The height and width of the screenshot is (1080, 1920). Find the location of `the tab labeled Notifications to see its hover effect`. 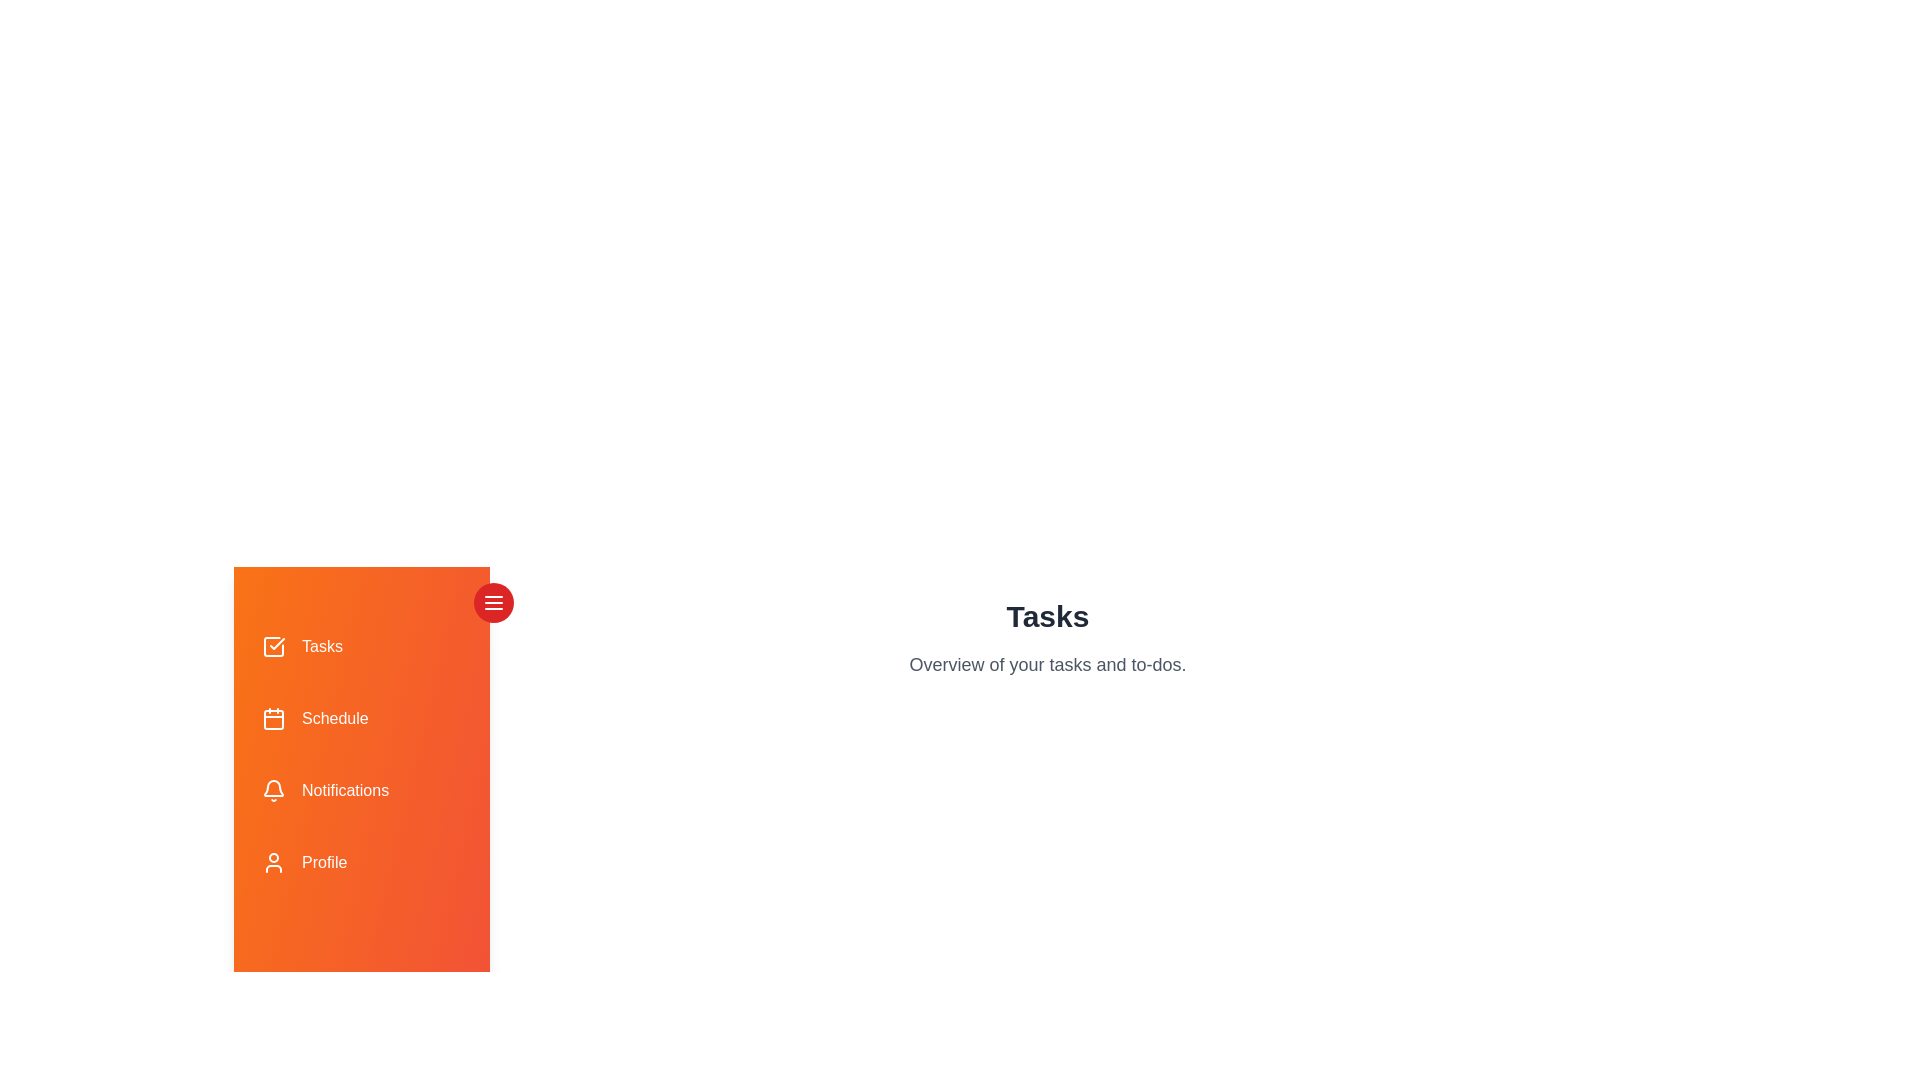

the tab labeled Notifications to see its hover effect is located at coordinates (361, 789).